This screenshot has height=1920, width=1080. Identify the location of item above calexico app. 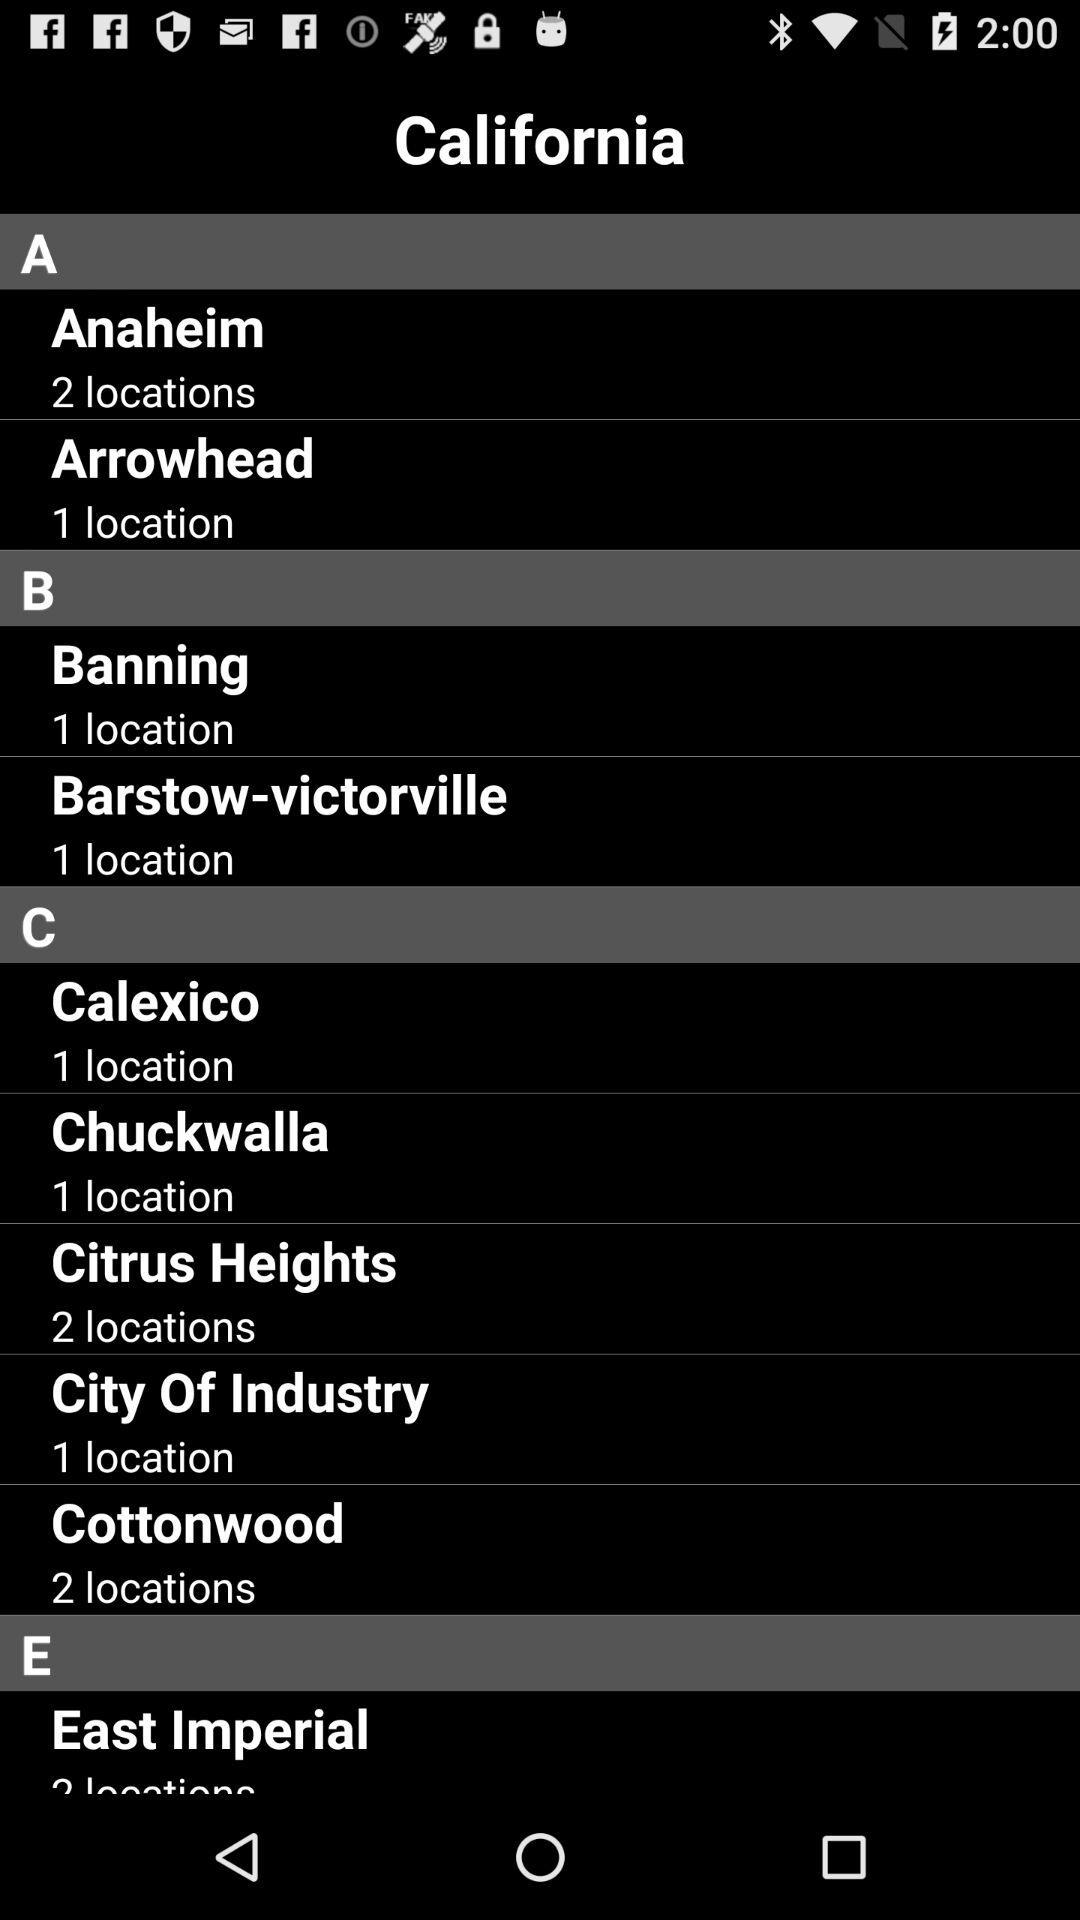
(550, 924).